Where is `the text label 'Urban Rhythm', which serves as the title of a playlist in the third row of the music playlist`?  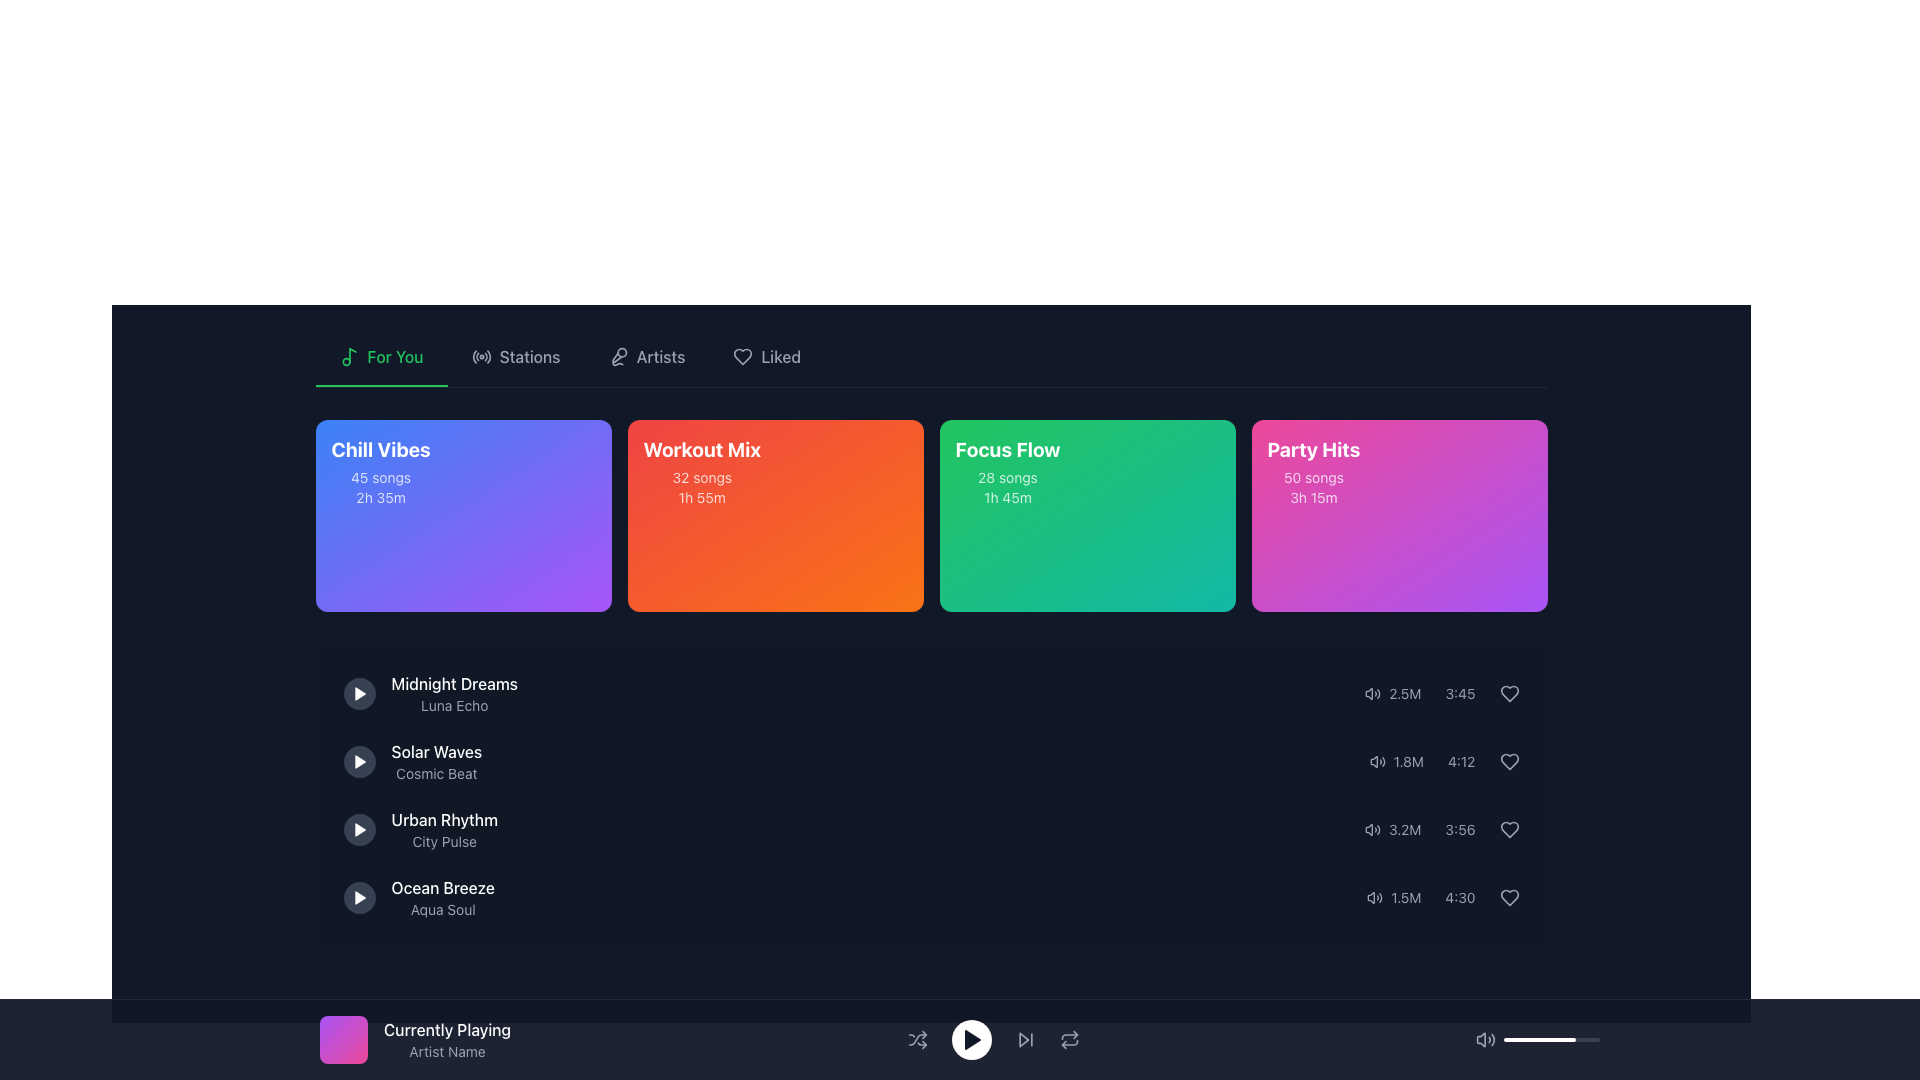
the text label 'Urban Rhythm', which serves as the title of a playlist in the third row of the music playlist is located at coordinates (443, 820).